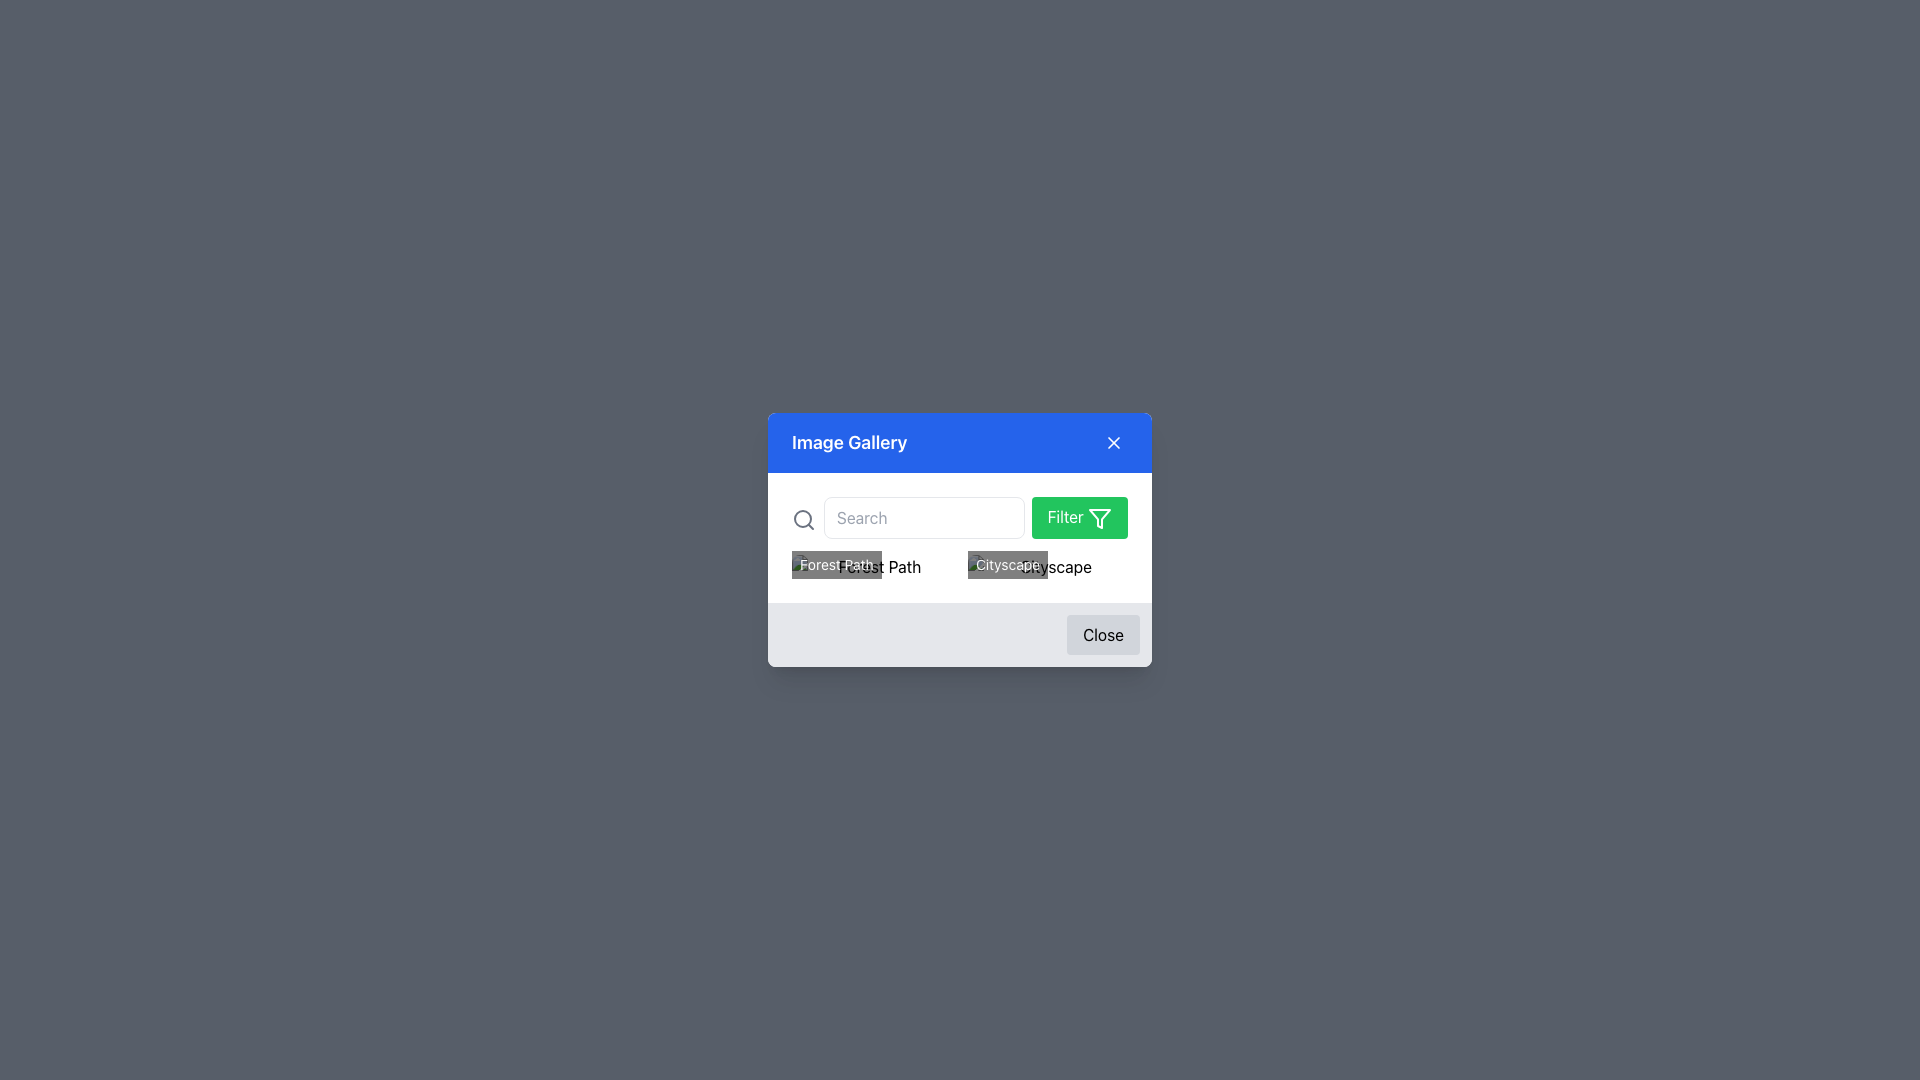 The width and height of the screenshot is (1920, 1080). What do you see at coordinates (1098, 516) in the screenshot?
I see `the filter icon, which is a funnel-like shape located at the center of the green 'Filter' button in the top-right corner of the 'Image Gallery' modal box` at bounding box center [1098, 516].